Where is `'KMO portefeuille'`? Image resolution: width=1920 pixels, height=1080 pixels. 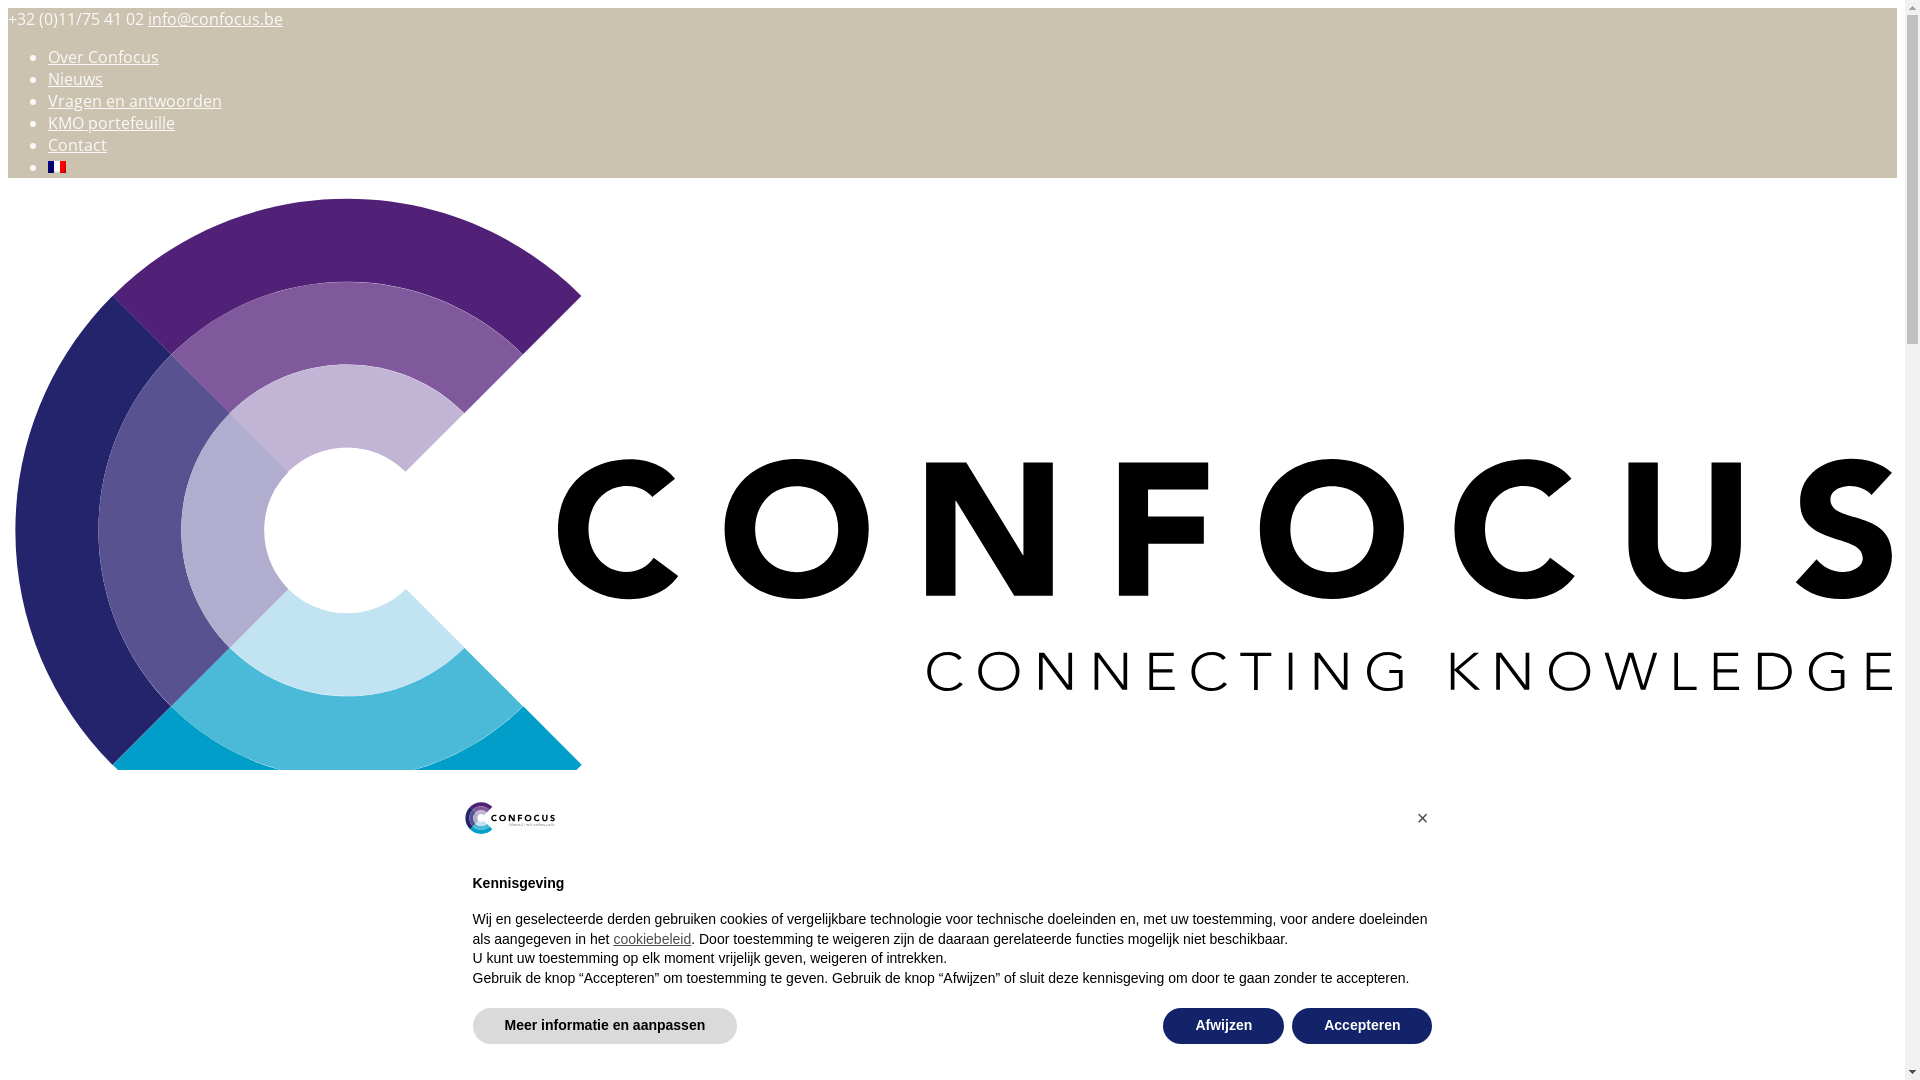
'KMO portefeuille' is located at coordinates (110, 123).